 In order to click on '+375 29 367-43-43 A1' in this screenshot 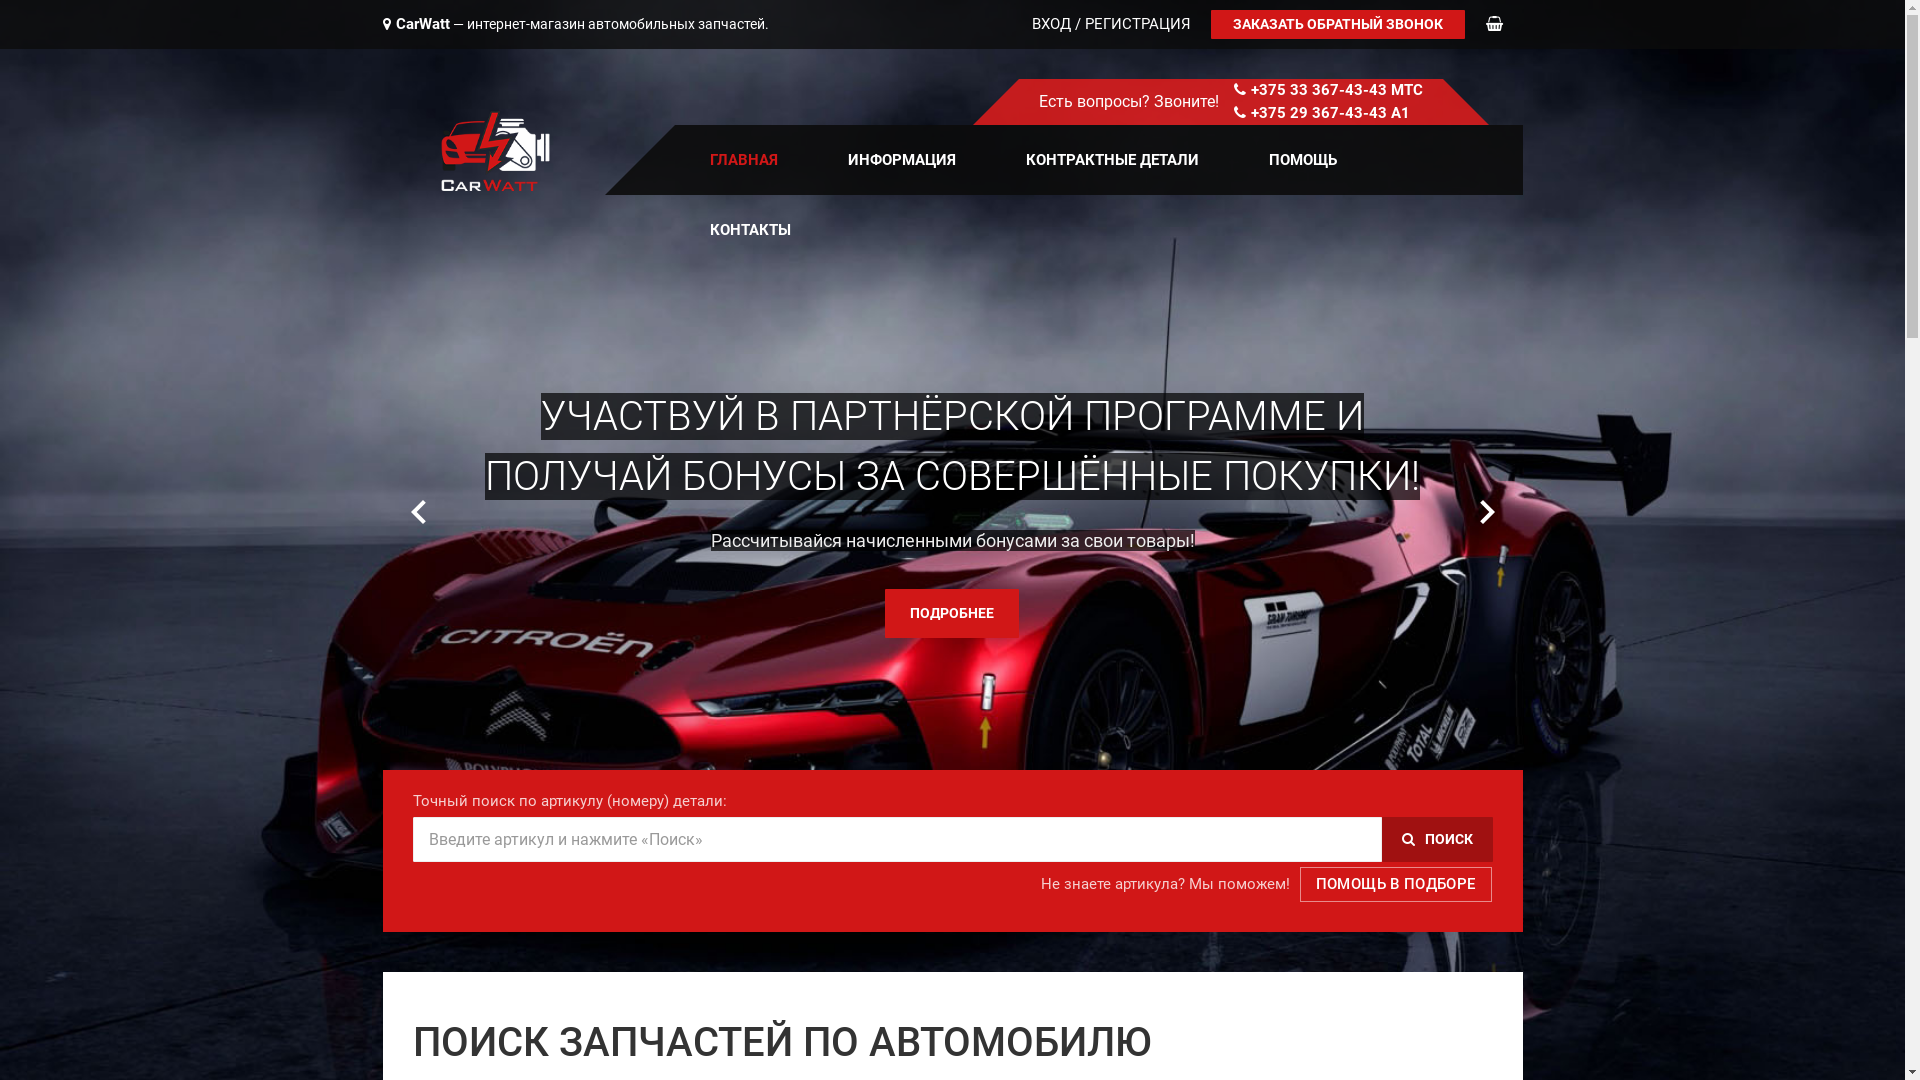, I will do `click(1329, 112)`.